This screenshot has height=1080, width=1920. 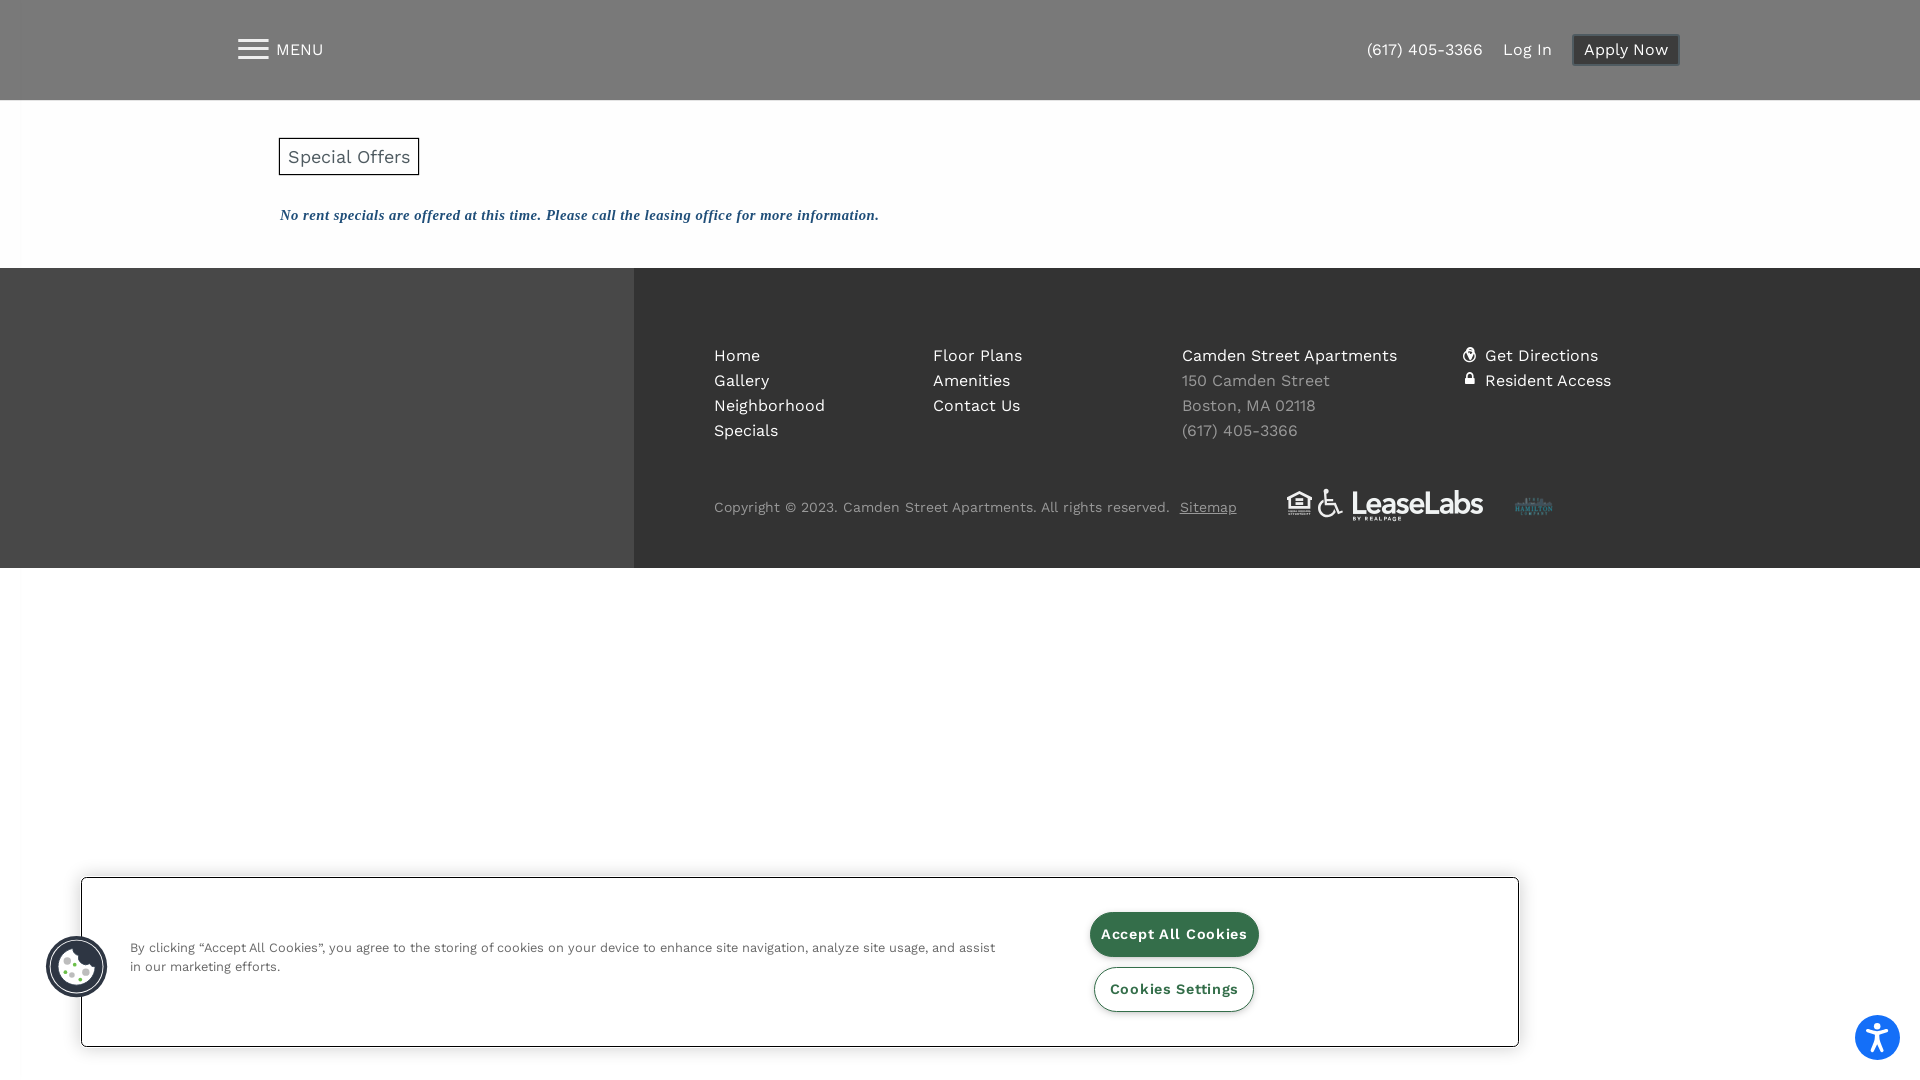 What do you see at coordinates (1180, 505) in the screenshot?
I see `'Sitemap'` at bounding box center [1180, 505].